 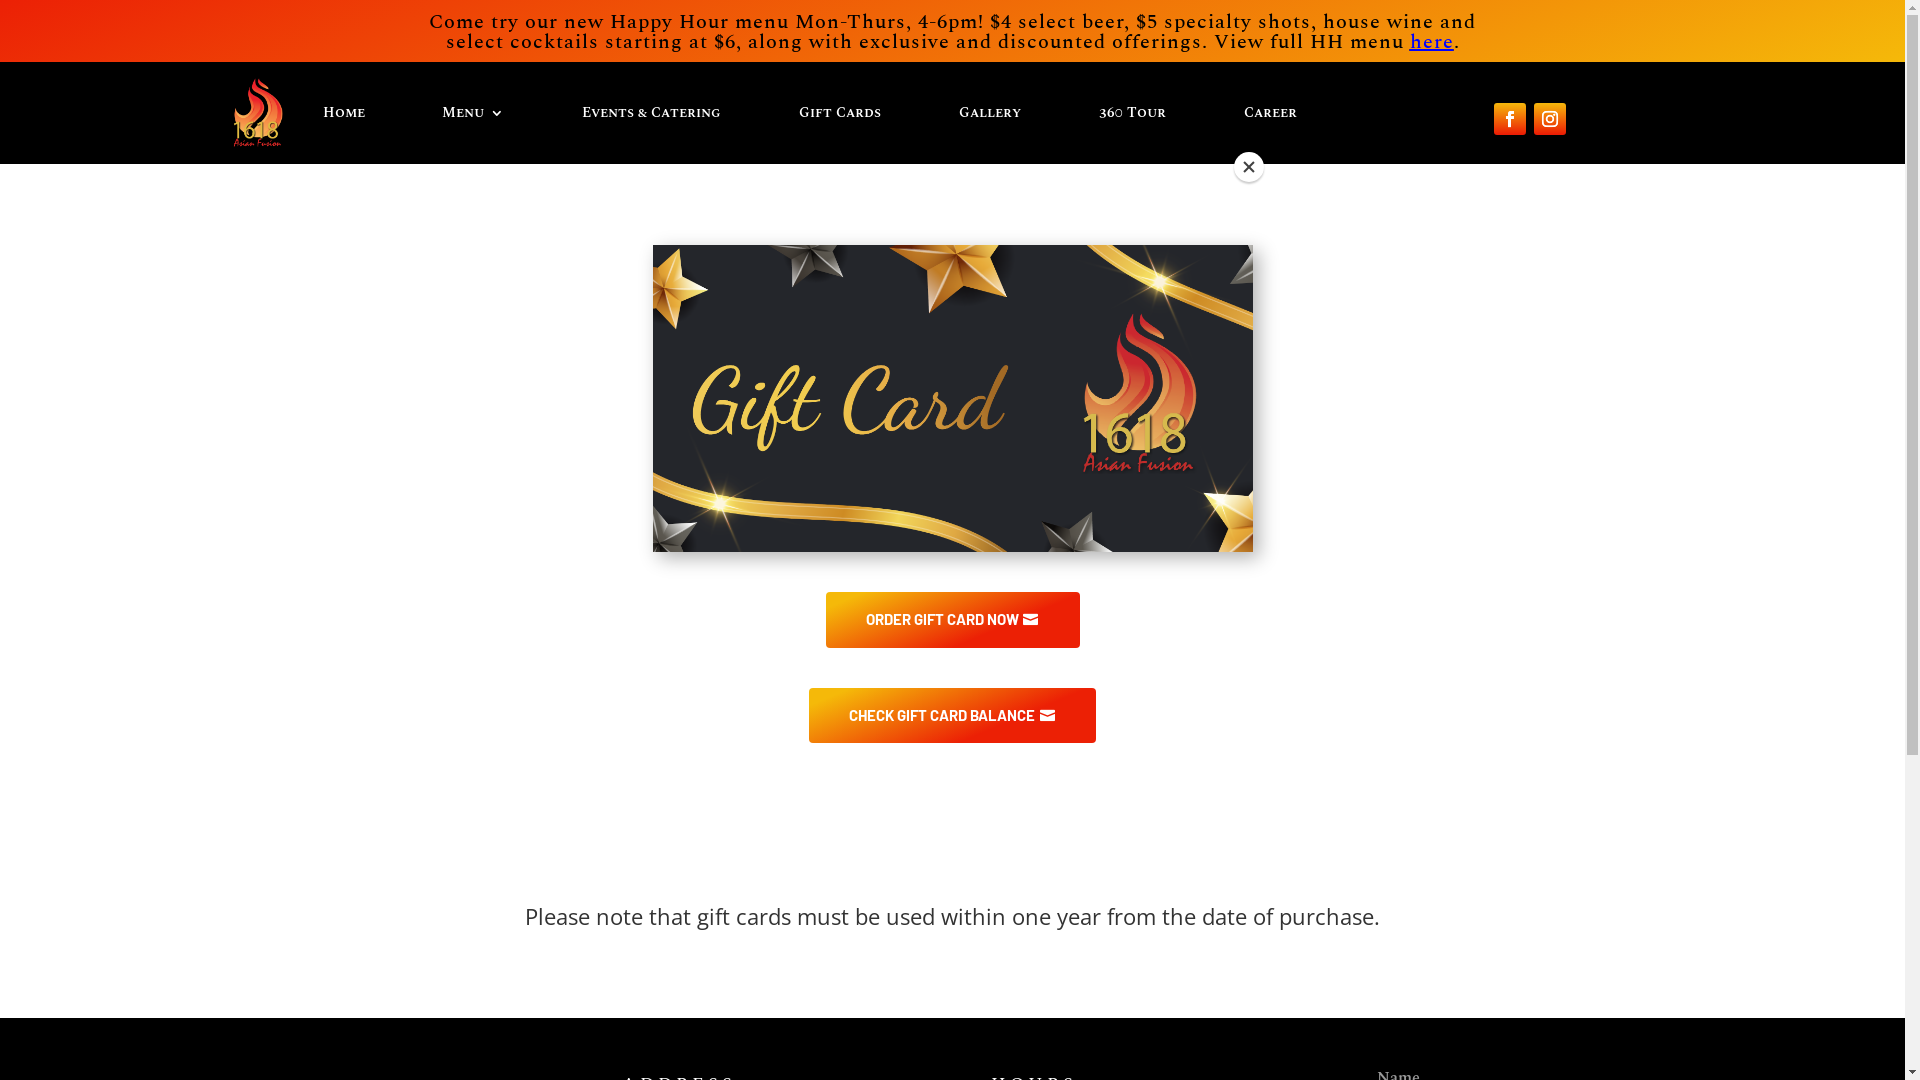 What do you see at coordinates (951, 715) in the screenshot?
I see `'CHECK GIFT CARD BALANCE'` at bounding box center [951, 715].